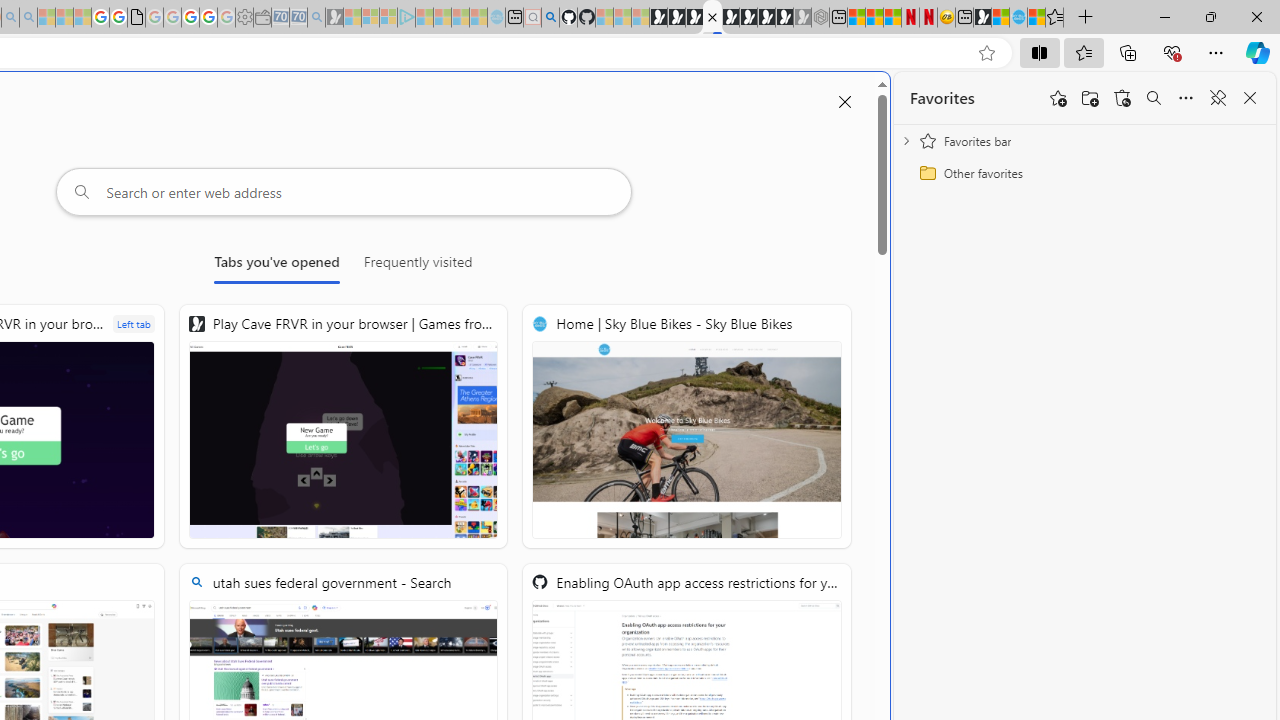 The width and height of the screenshot is (1280, 720). What do you see at coordinates (1216, 98) in the screenshot?
I see `'Unpin favorites'` at bounding box center [1216, 98].